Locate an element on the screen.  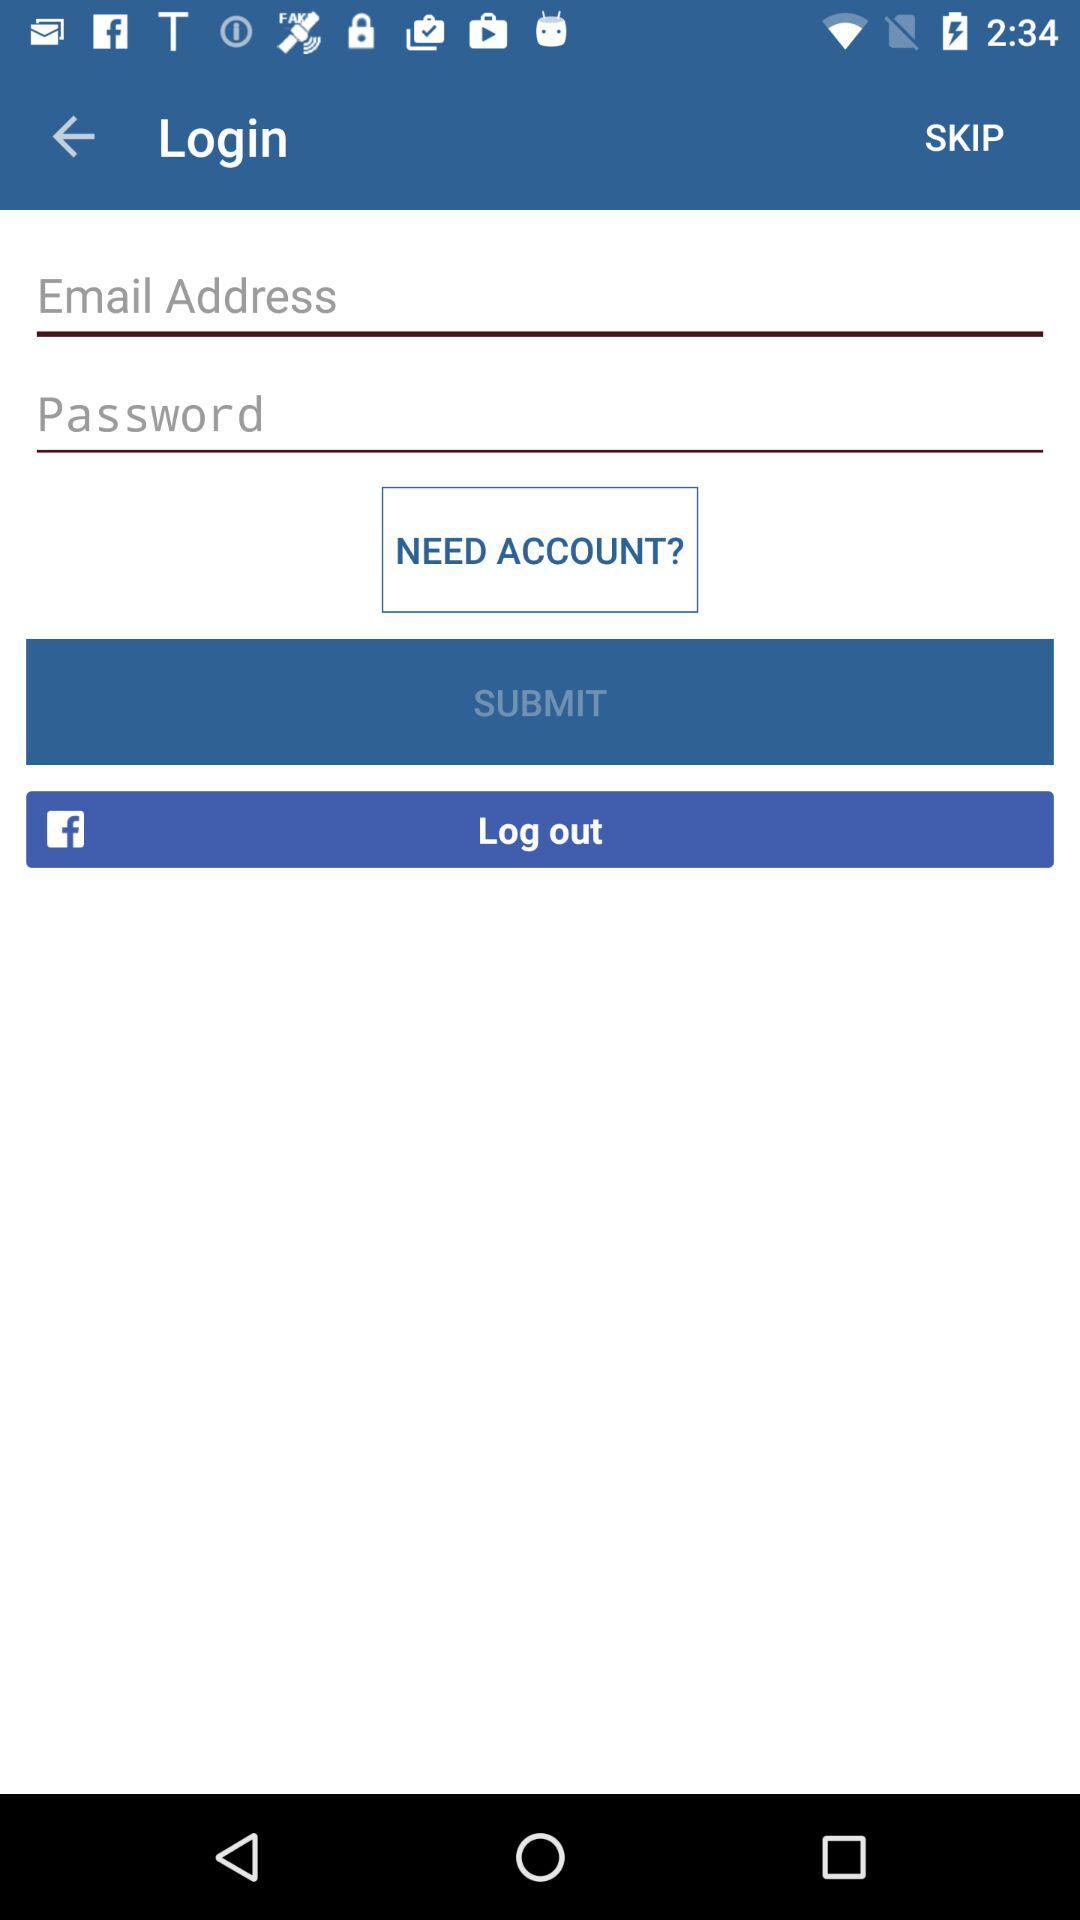
insert the password is located at coordinates (540, 412).